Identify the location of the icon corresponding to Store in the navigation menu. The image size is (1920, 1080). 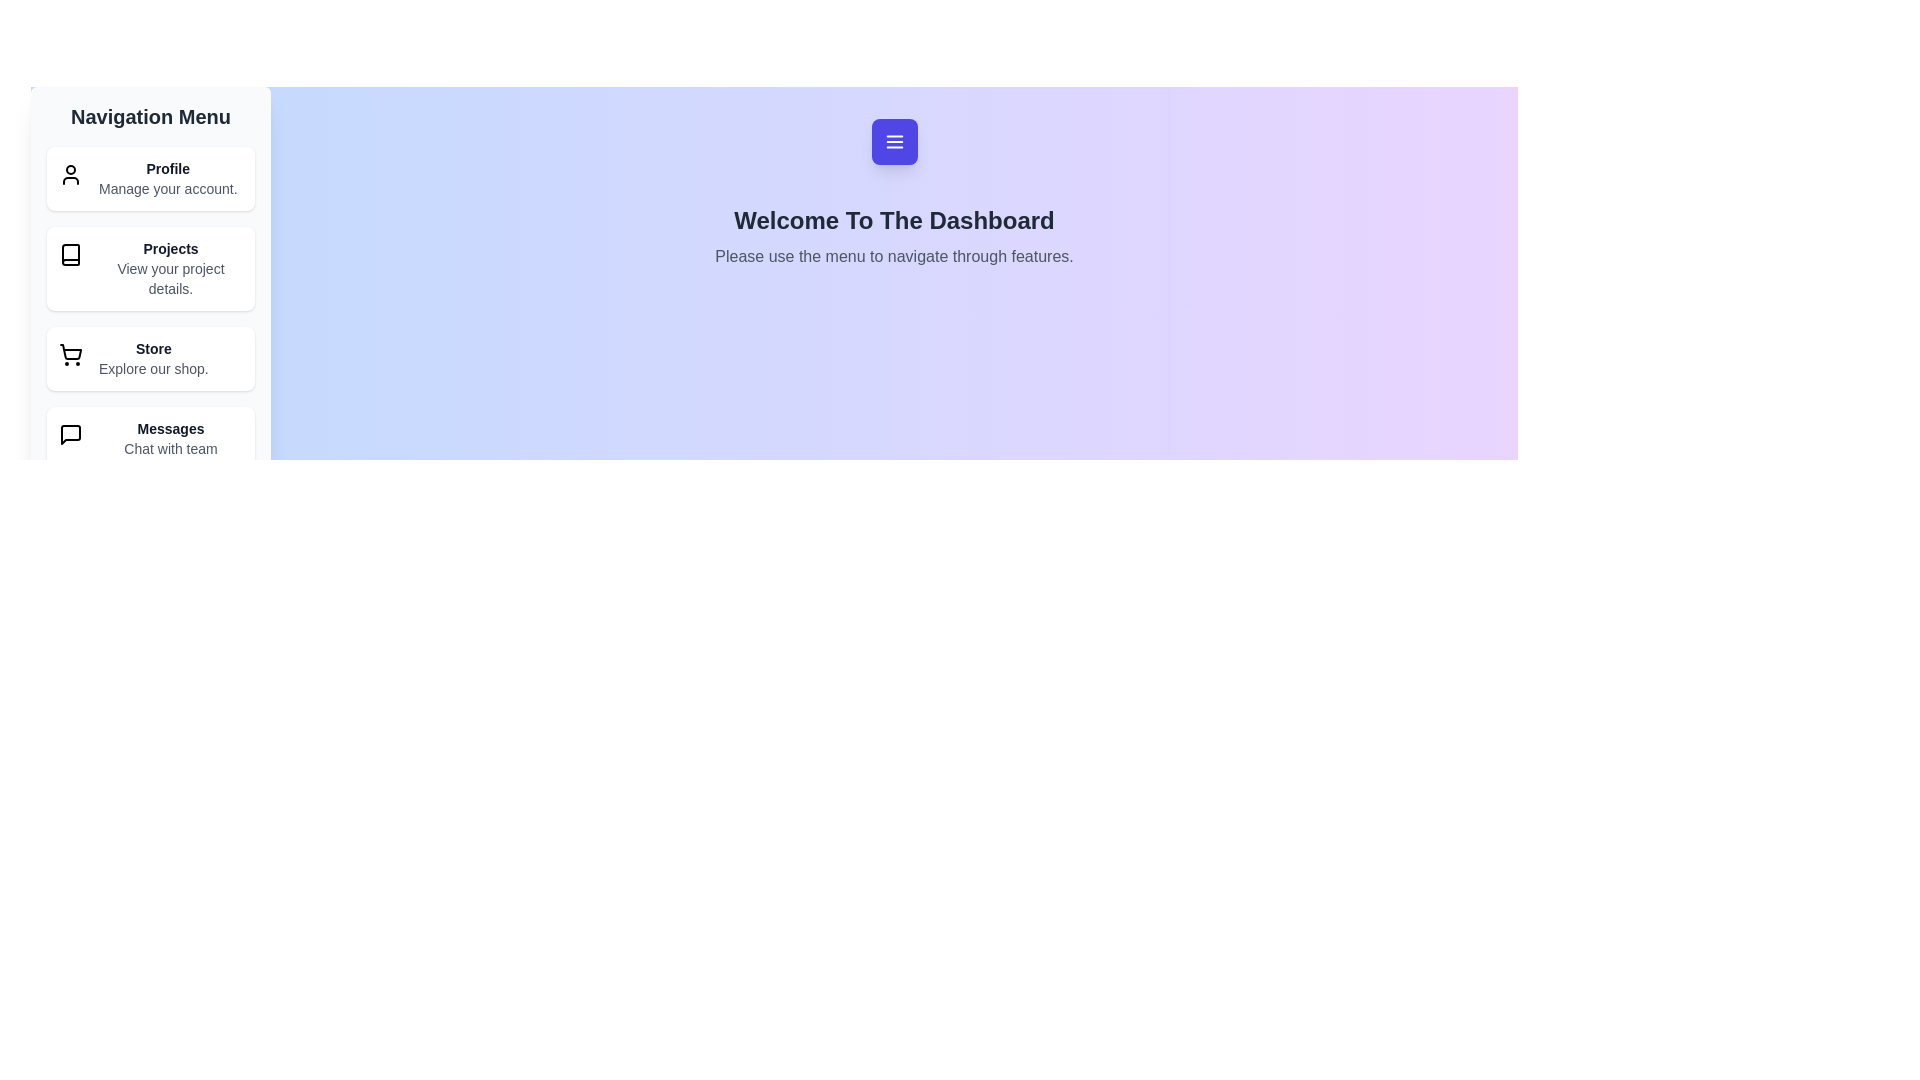
(71, 353).